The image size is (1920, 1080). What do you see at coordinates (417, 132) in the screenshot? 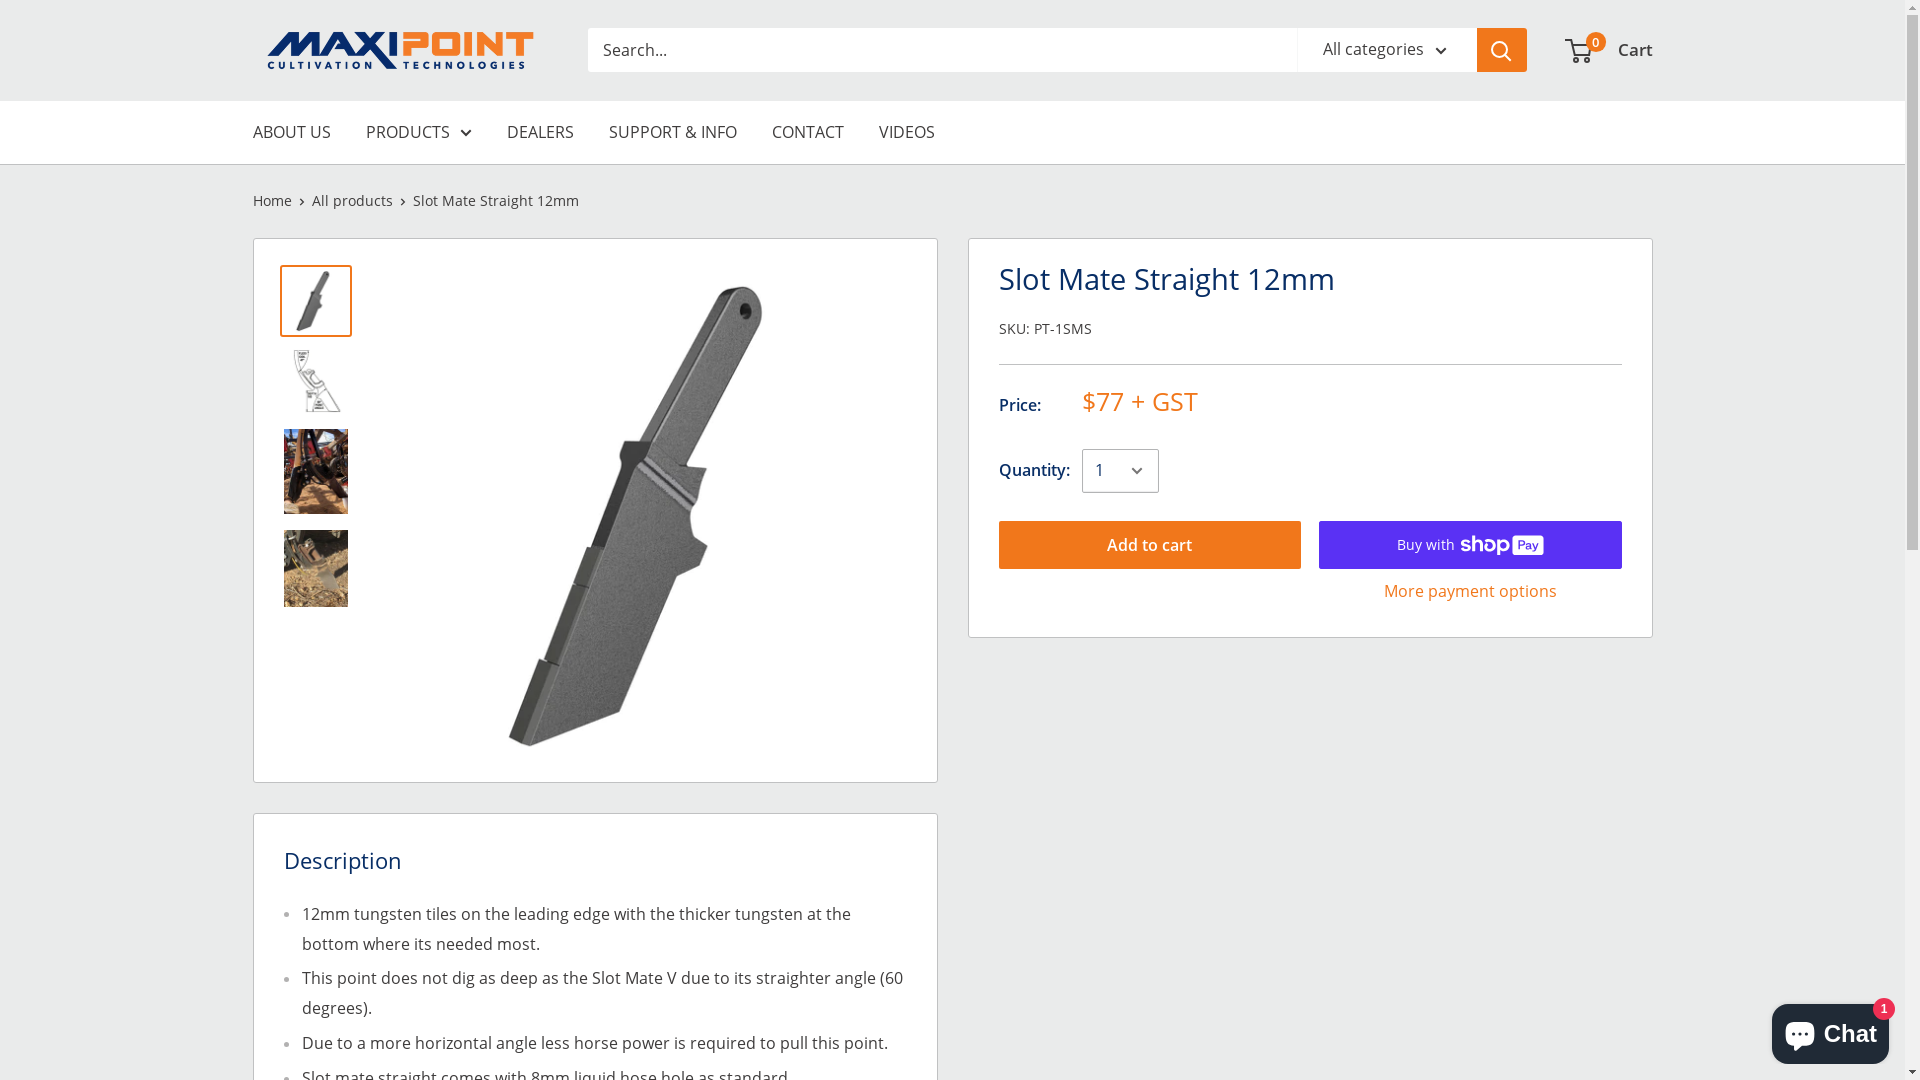
I see `'PRODUCTS'` at bounding box center [417, 132].